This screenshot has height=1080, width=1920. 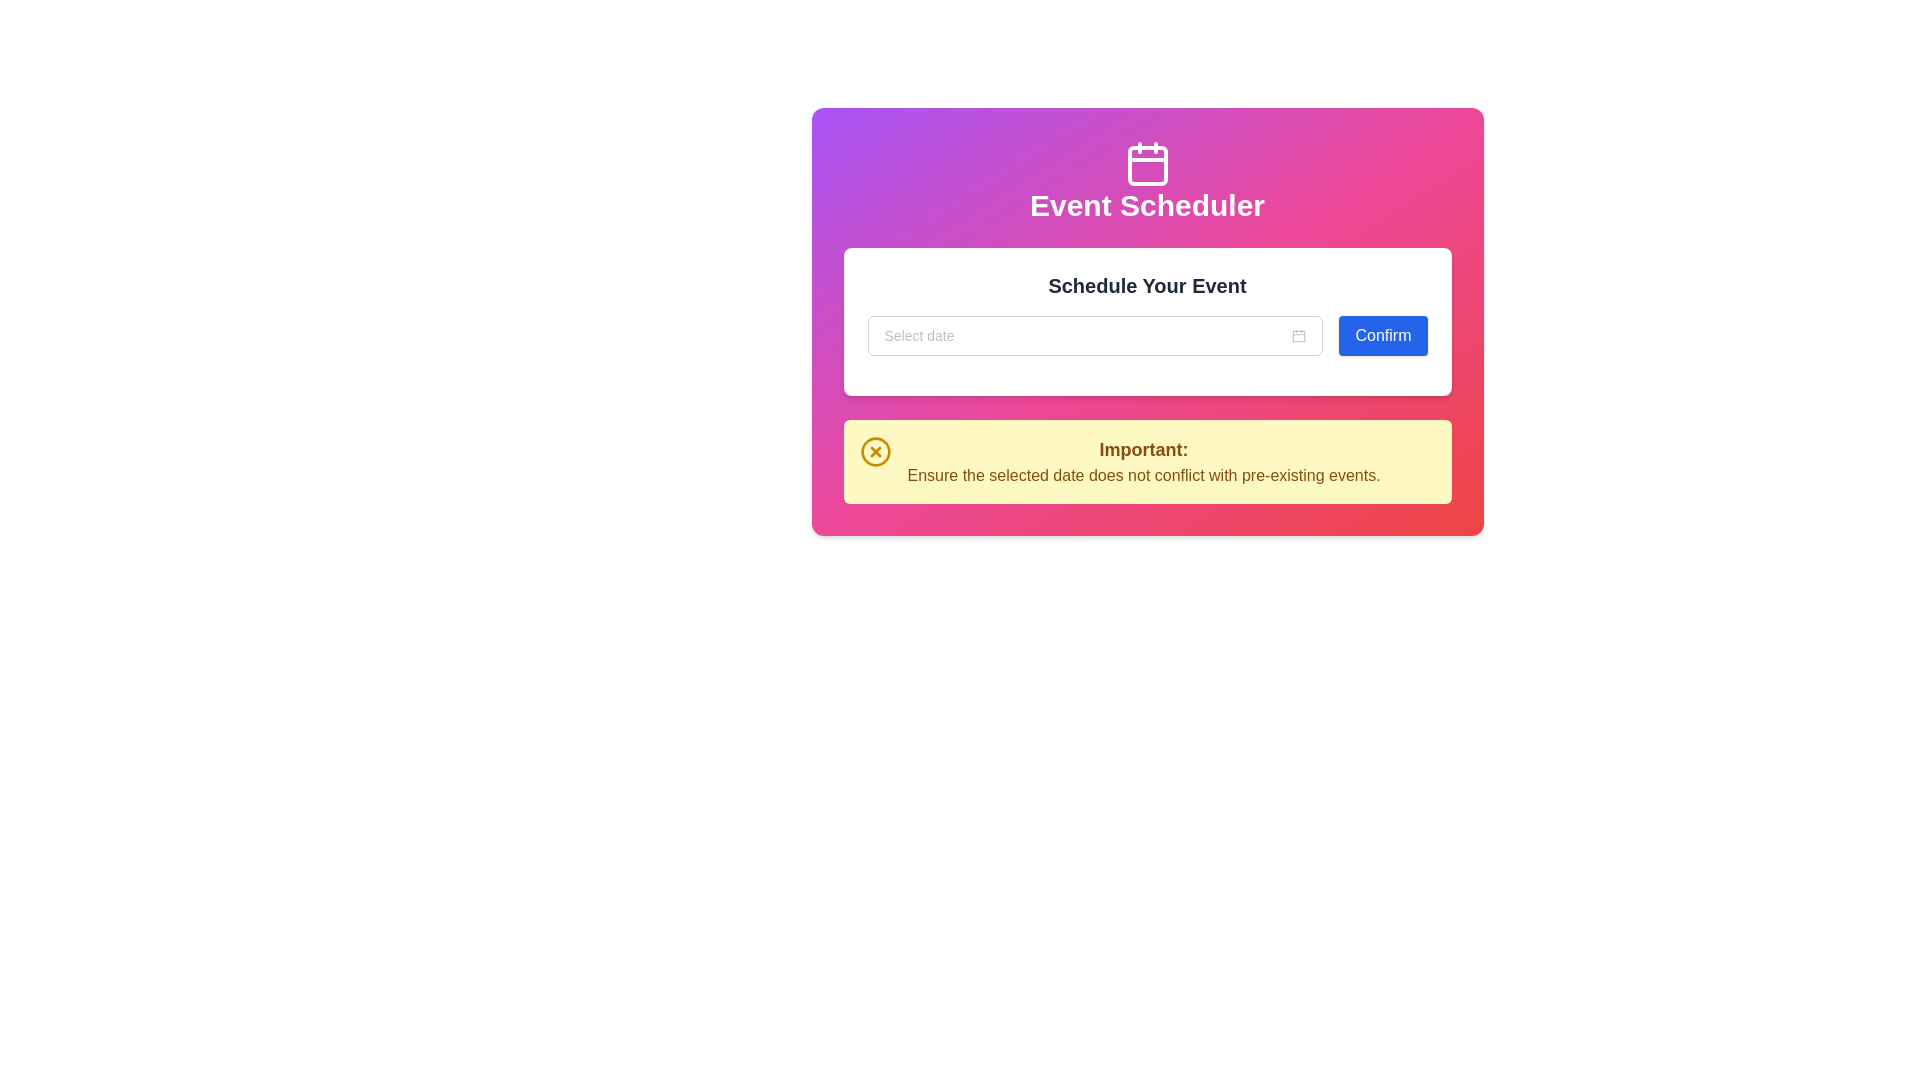 What do you see at coordinates (875, 451) in the screenshot?
I see `the notification icon located in the notification bar, positioned to the left of the text 'Important: Ensure the selected date does not conflict with pre-existing events.'` at bounding box center [875, 451].